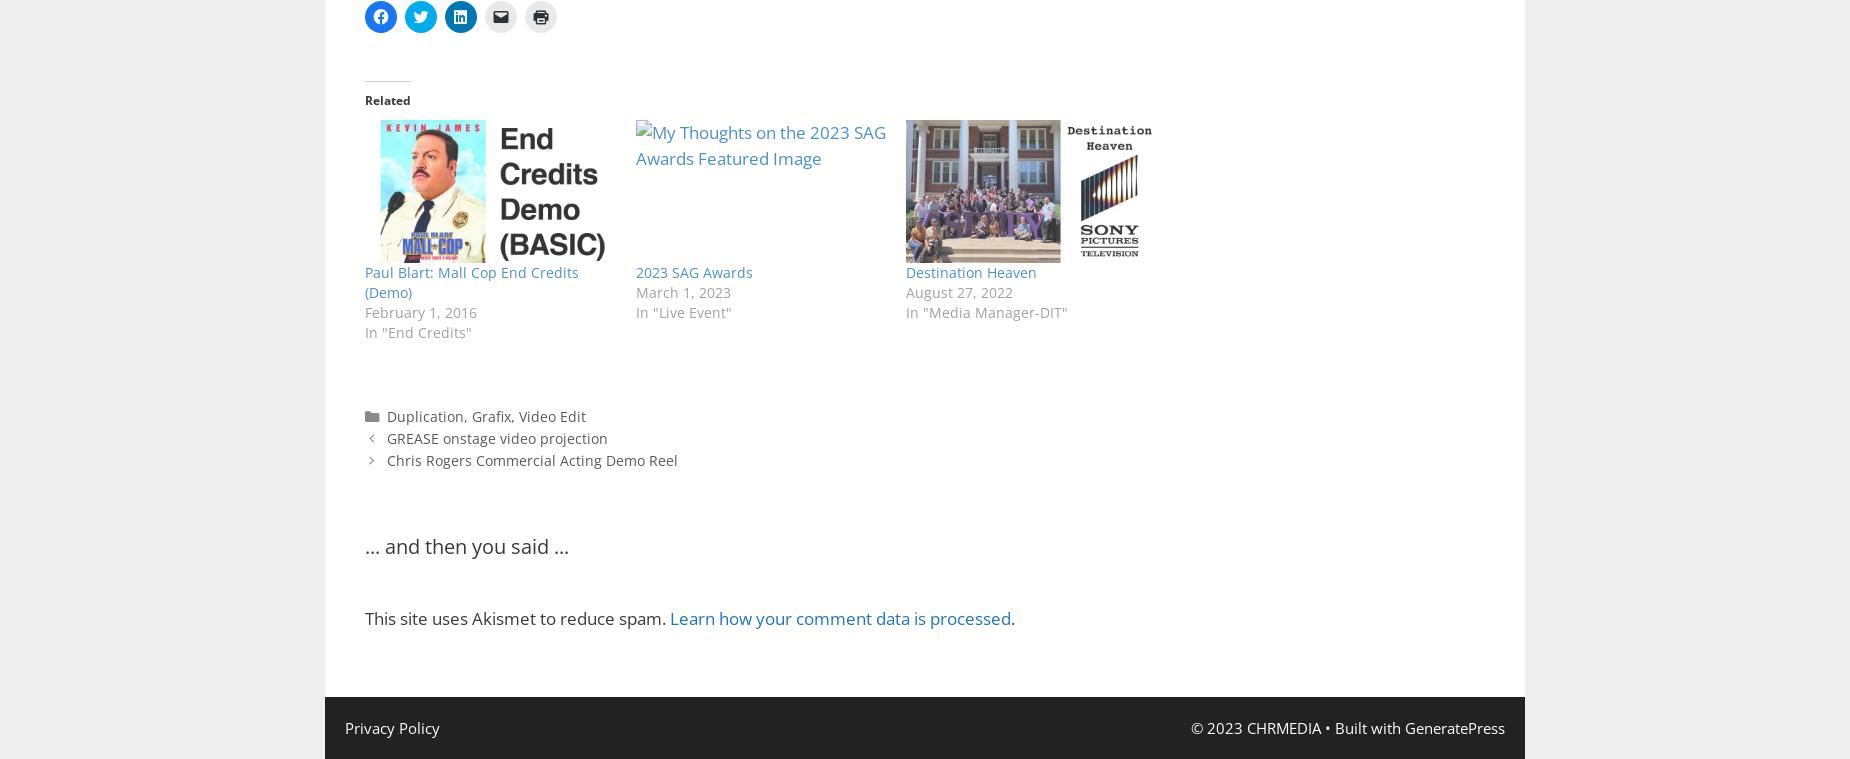  Describe the element at coordinates (517, 616) in the screenshot. I see `'This site uses Akismet to reduce spam.'` at that location.